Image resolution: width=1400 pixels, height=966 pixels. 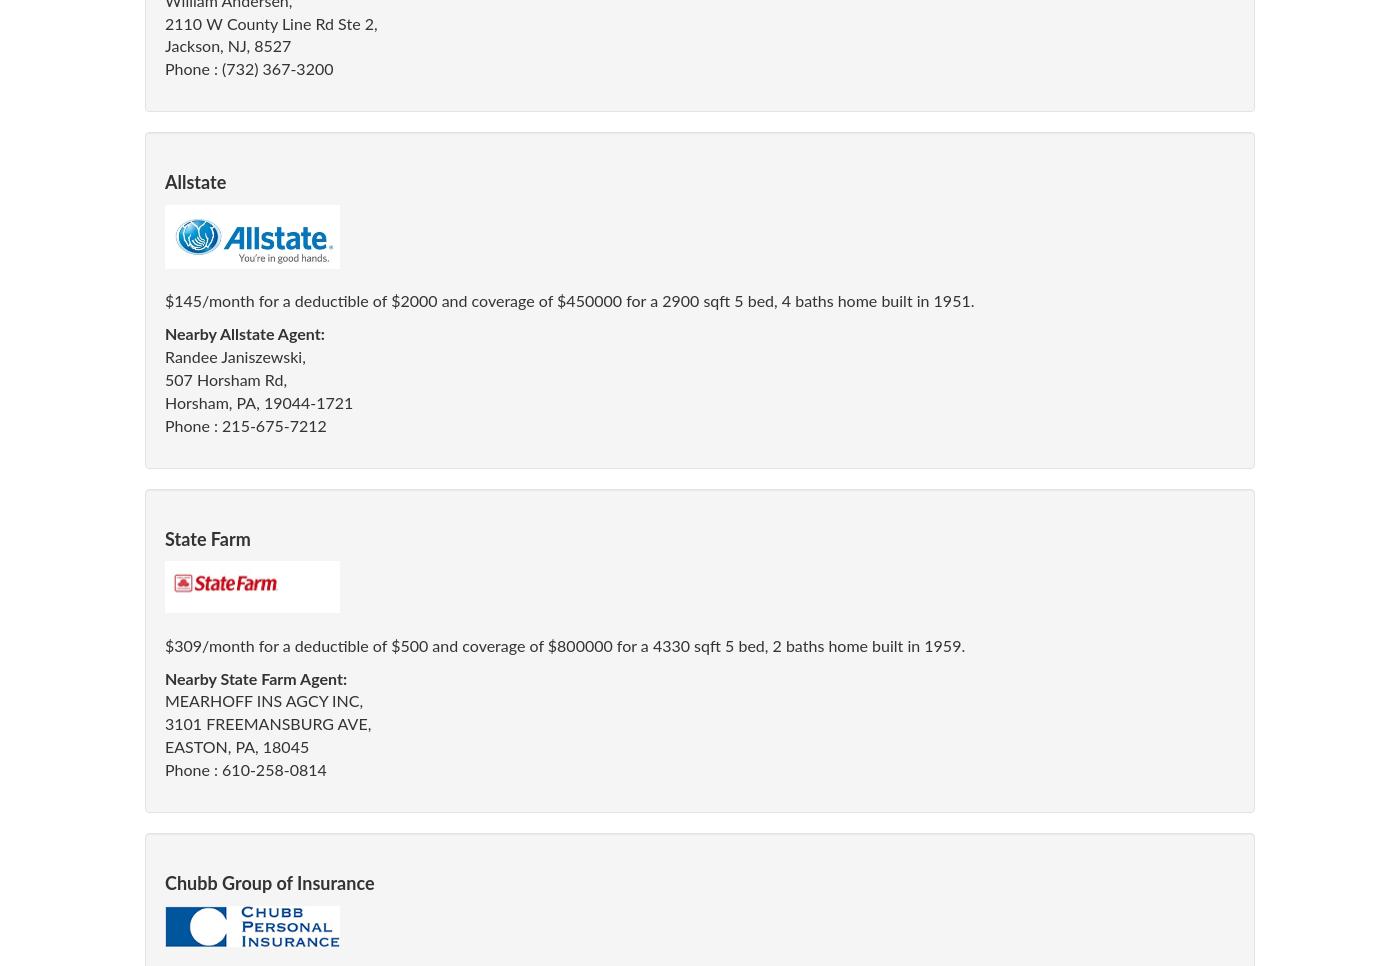 What do you see at coordinates (165, 380) in the screenshot?
I see `'507 Horsham Rd,'` at bounding box center [165, 380].